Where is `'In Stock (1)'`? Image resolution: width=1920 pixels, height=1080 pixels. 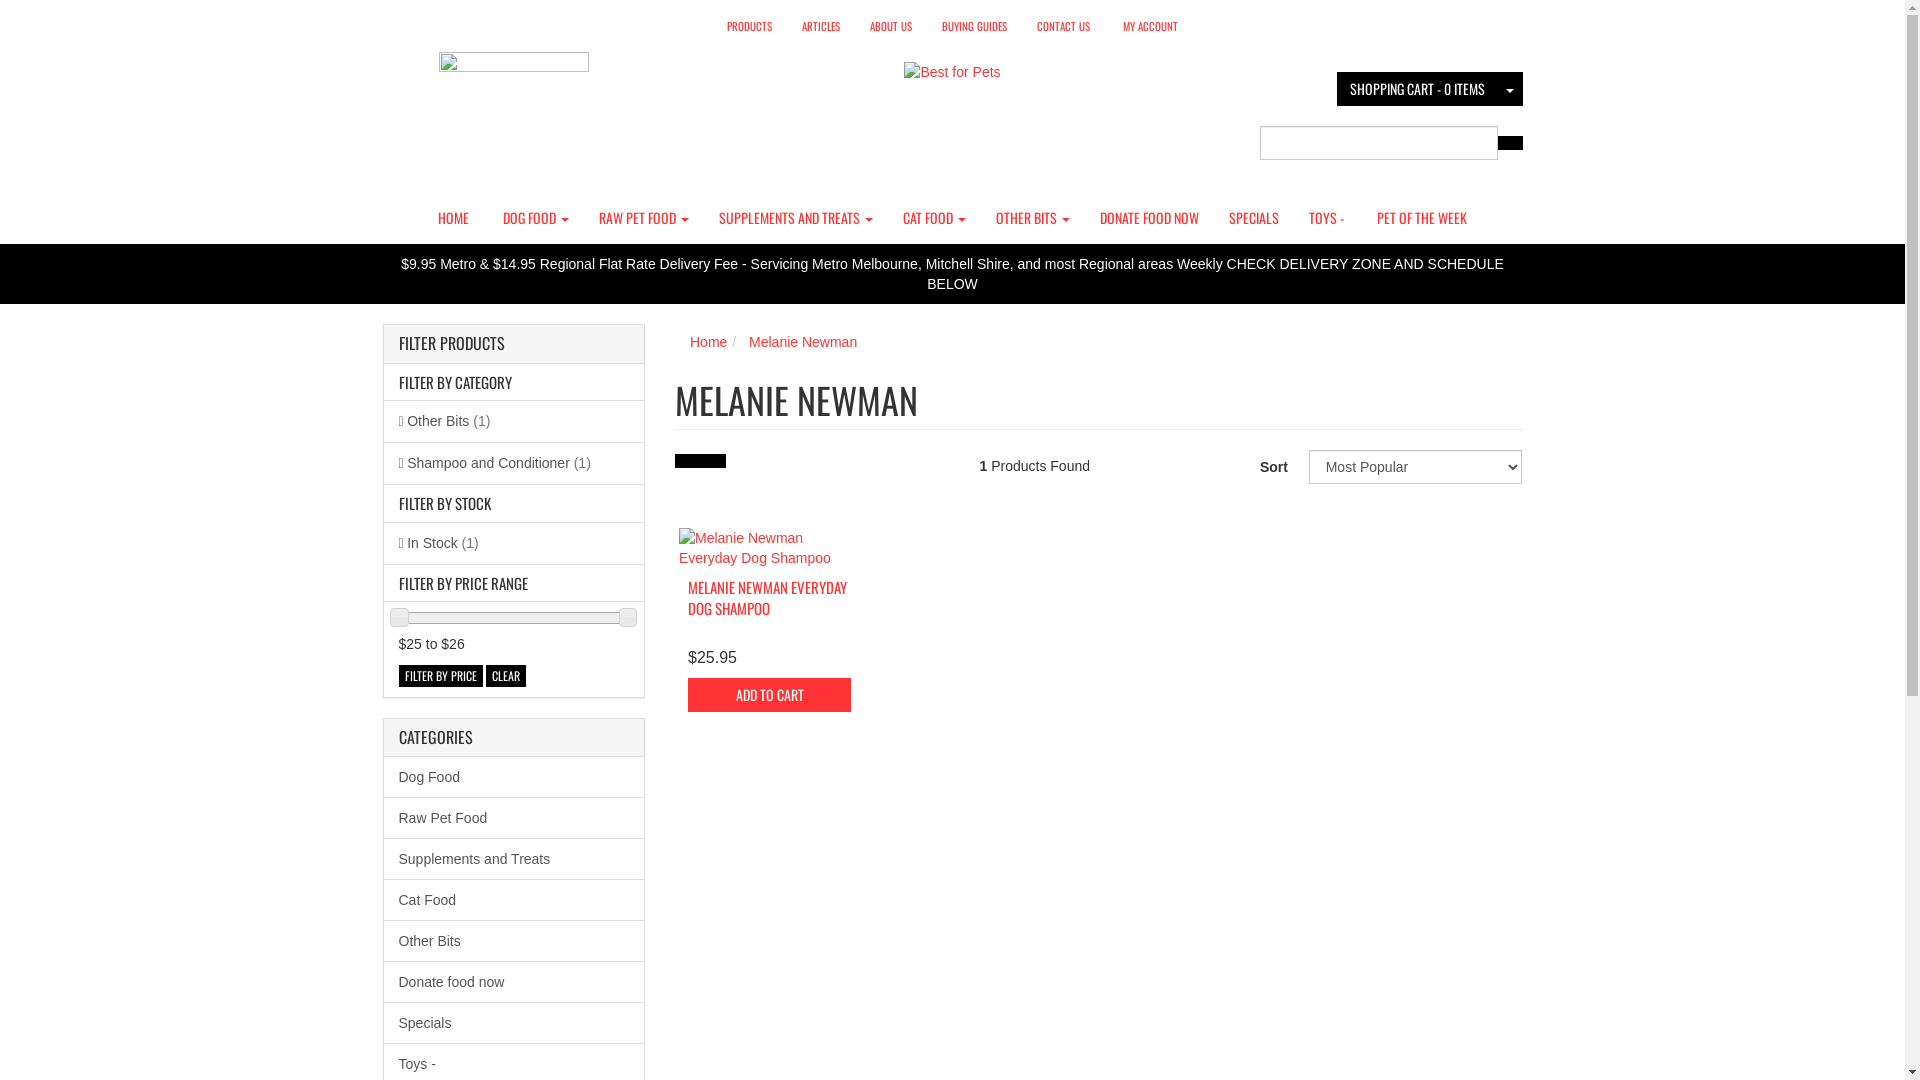
'In Stock (1)' is located at coordinates (514, 543).